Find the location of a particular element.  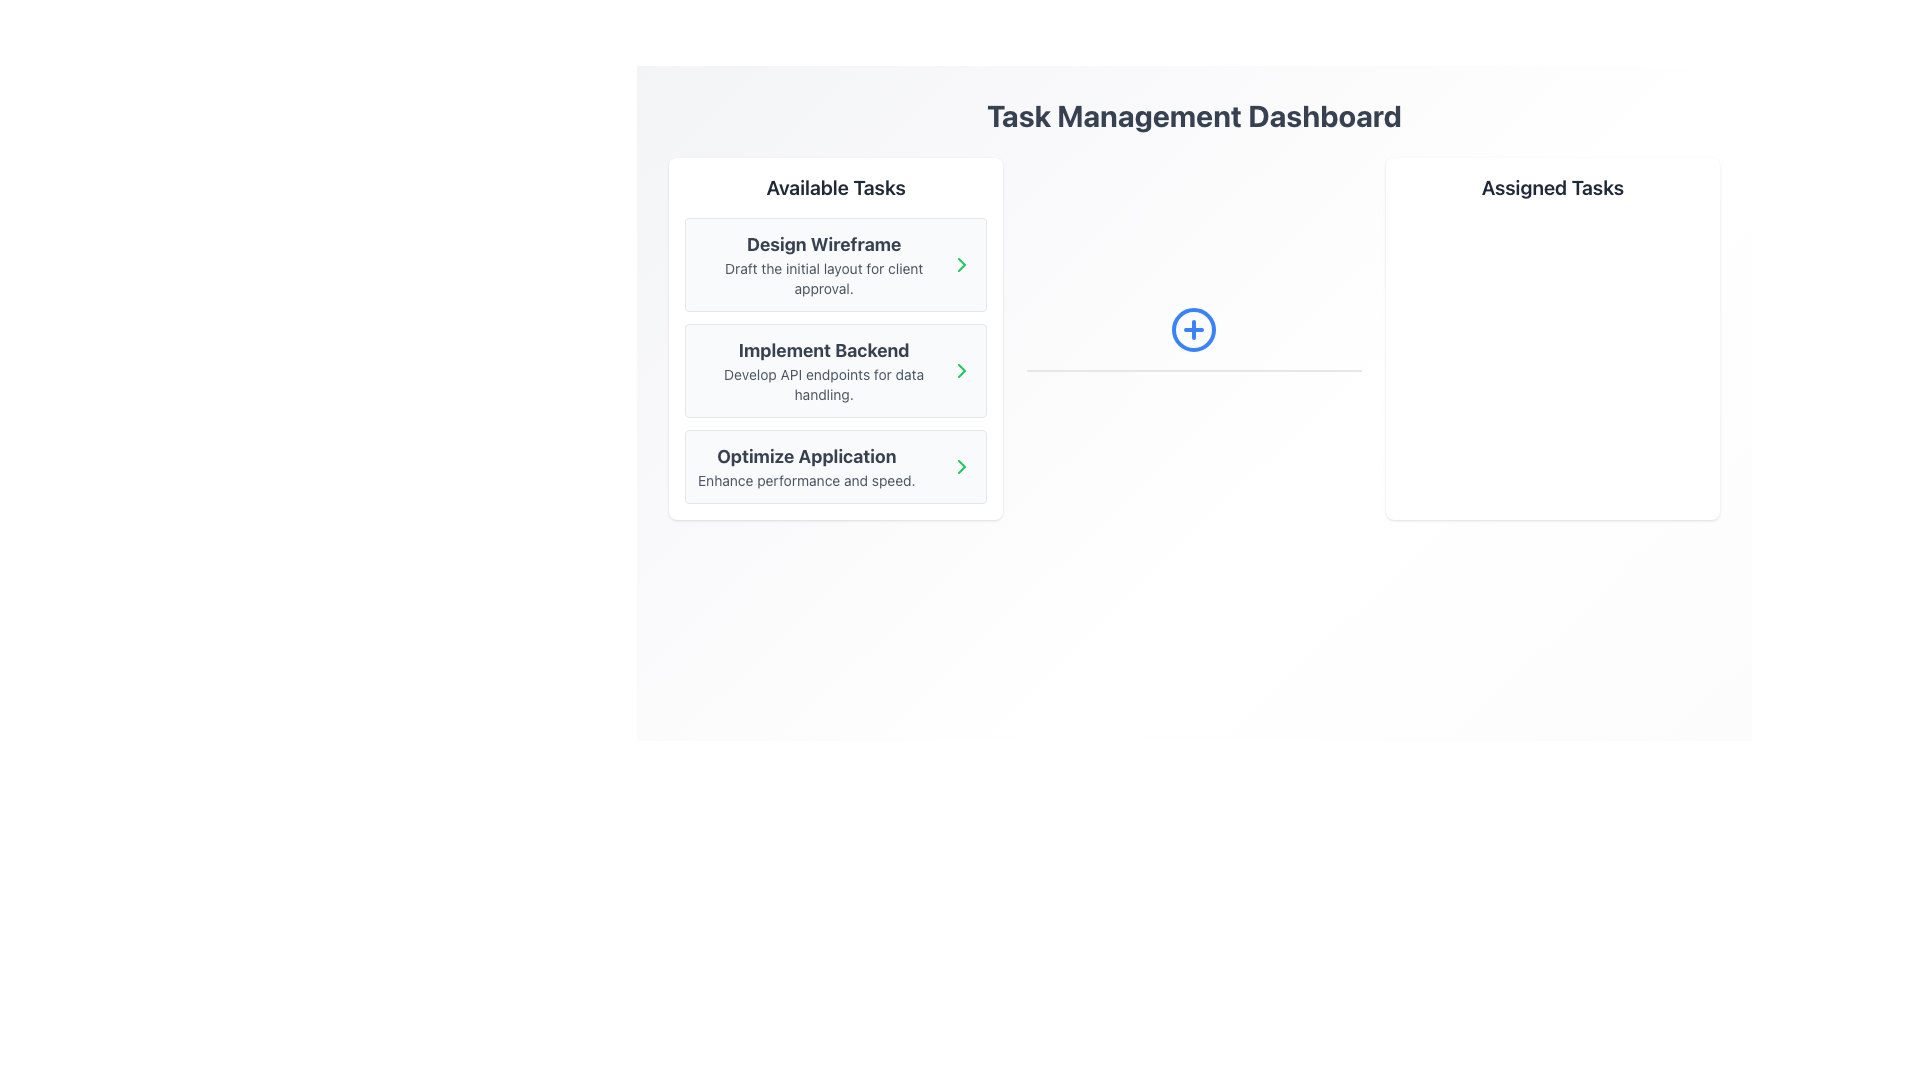

contents of the task labeled 'Design Wireframe', located at the top of the vertical list of task cards under the 'Available Tasks' section is located at coordinates (824, 264).